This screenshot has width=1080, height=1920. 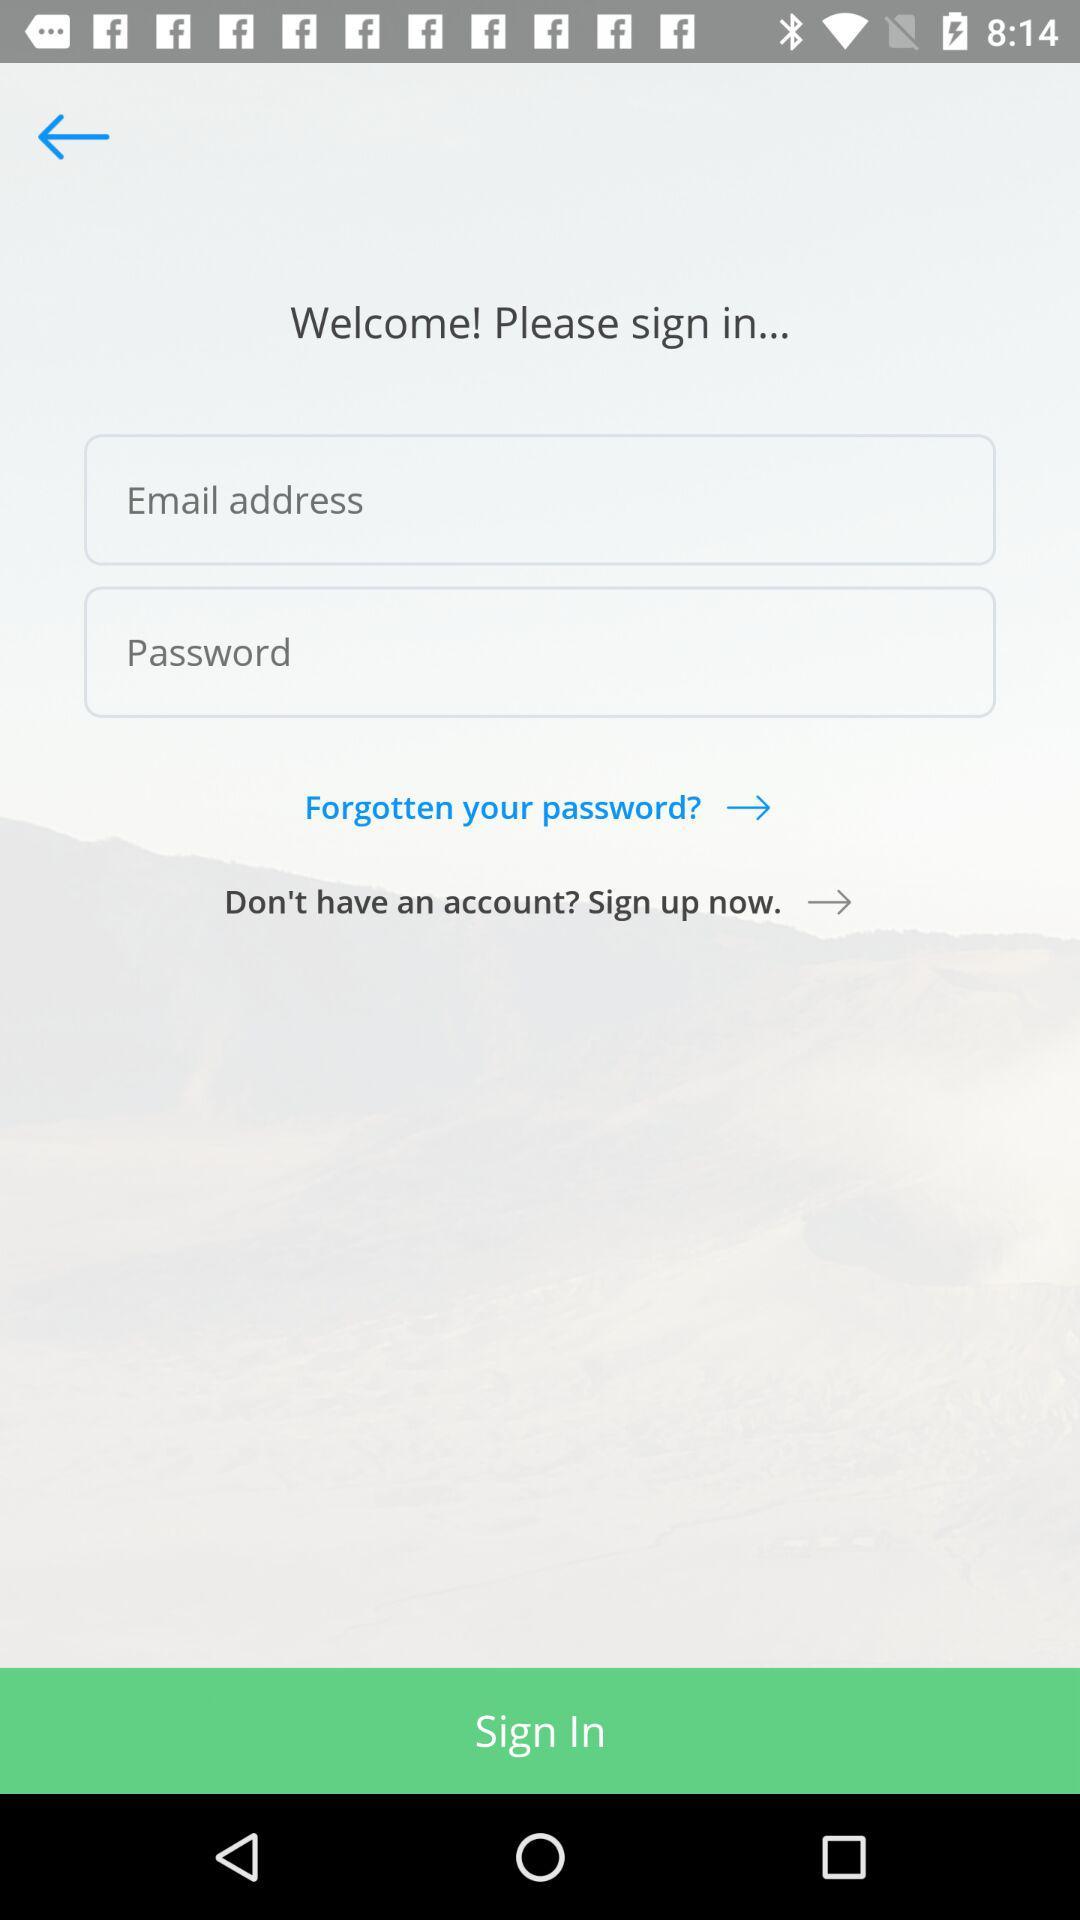 I want to click on the item above the don t have icon, so click(x=538, y=806).